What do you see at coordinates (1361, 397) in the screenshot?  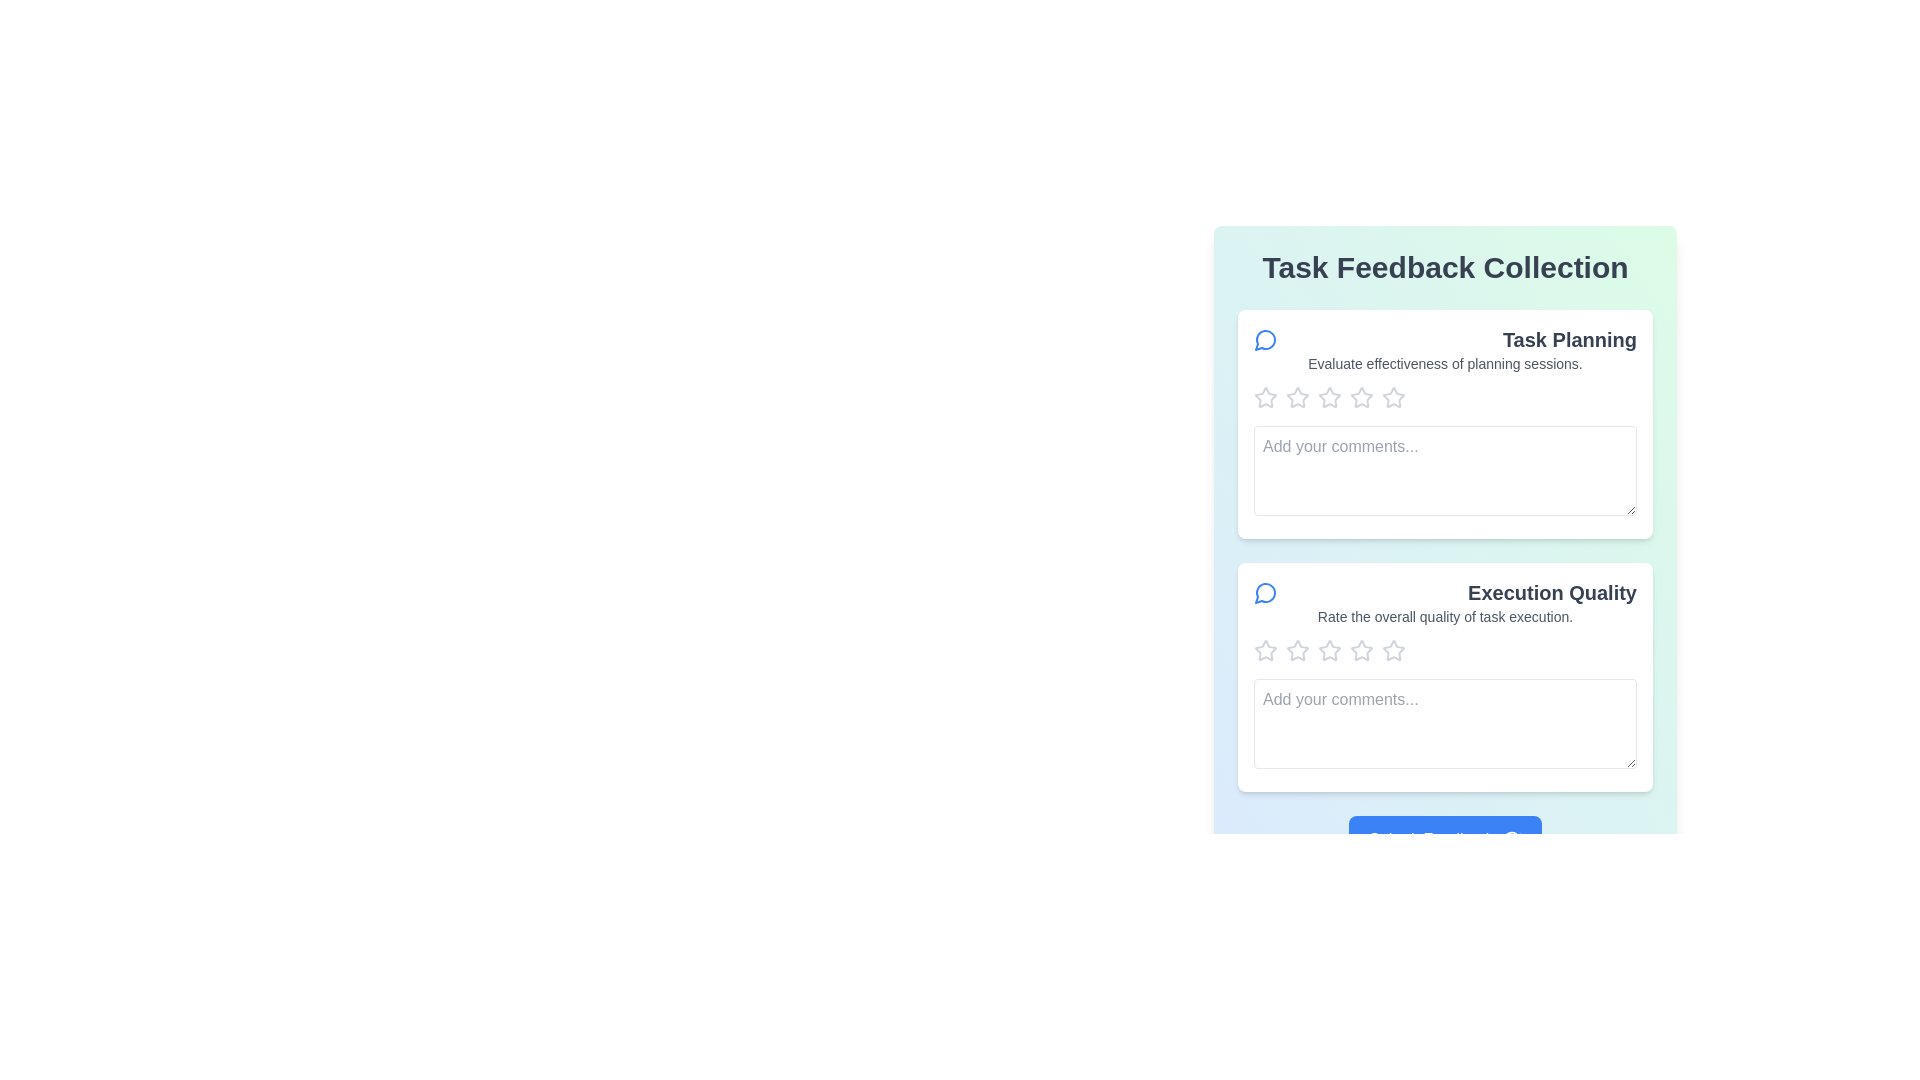 I see `the second star icon in the 'Task Planning' section to provide feedback on the rating` at bounding box center [1361, 397].